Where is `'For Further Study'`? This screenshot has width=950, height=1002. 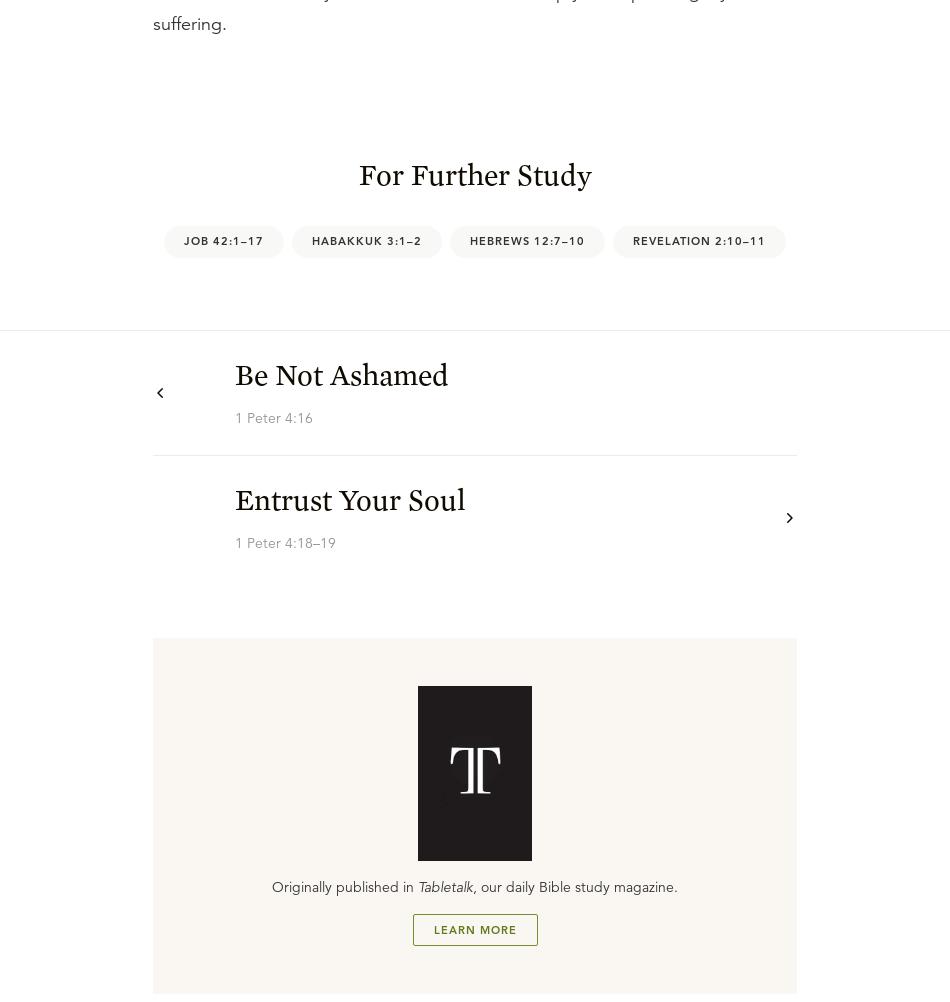
'For Further Study' is located at coordinates (473, 173).